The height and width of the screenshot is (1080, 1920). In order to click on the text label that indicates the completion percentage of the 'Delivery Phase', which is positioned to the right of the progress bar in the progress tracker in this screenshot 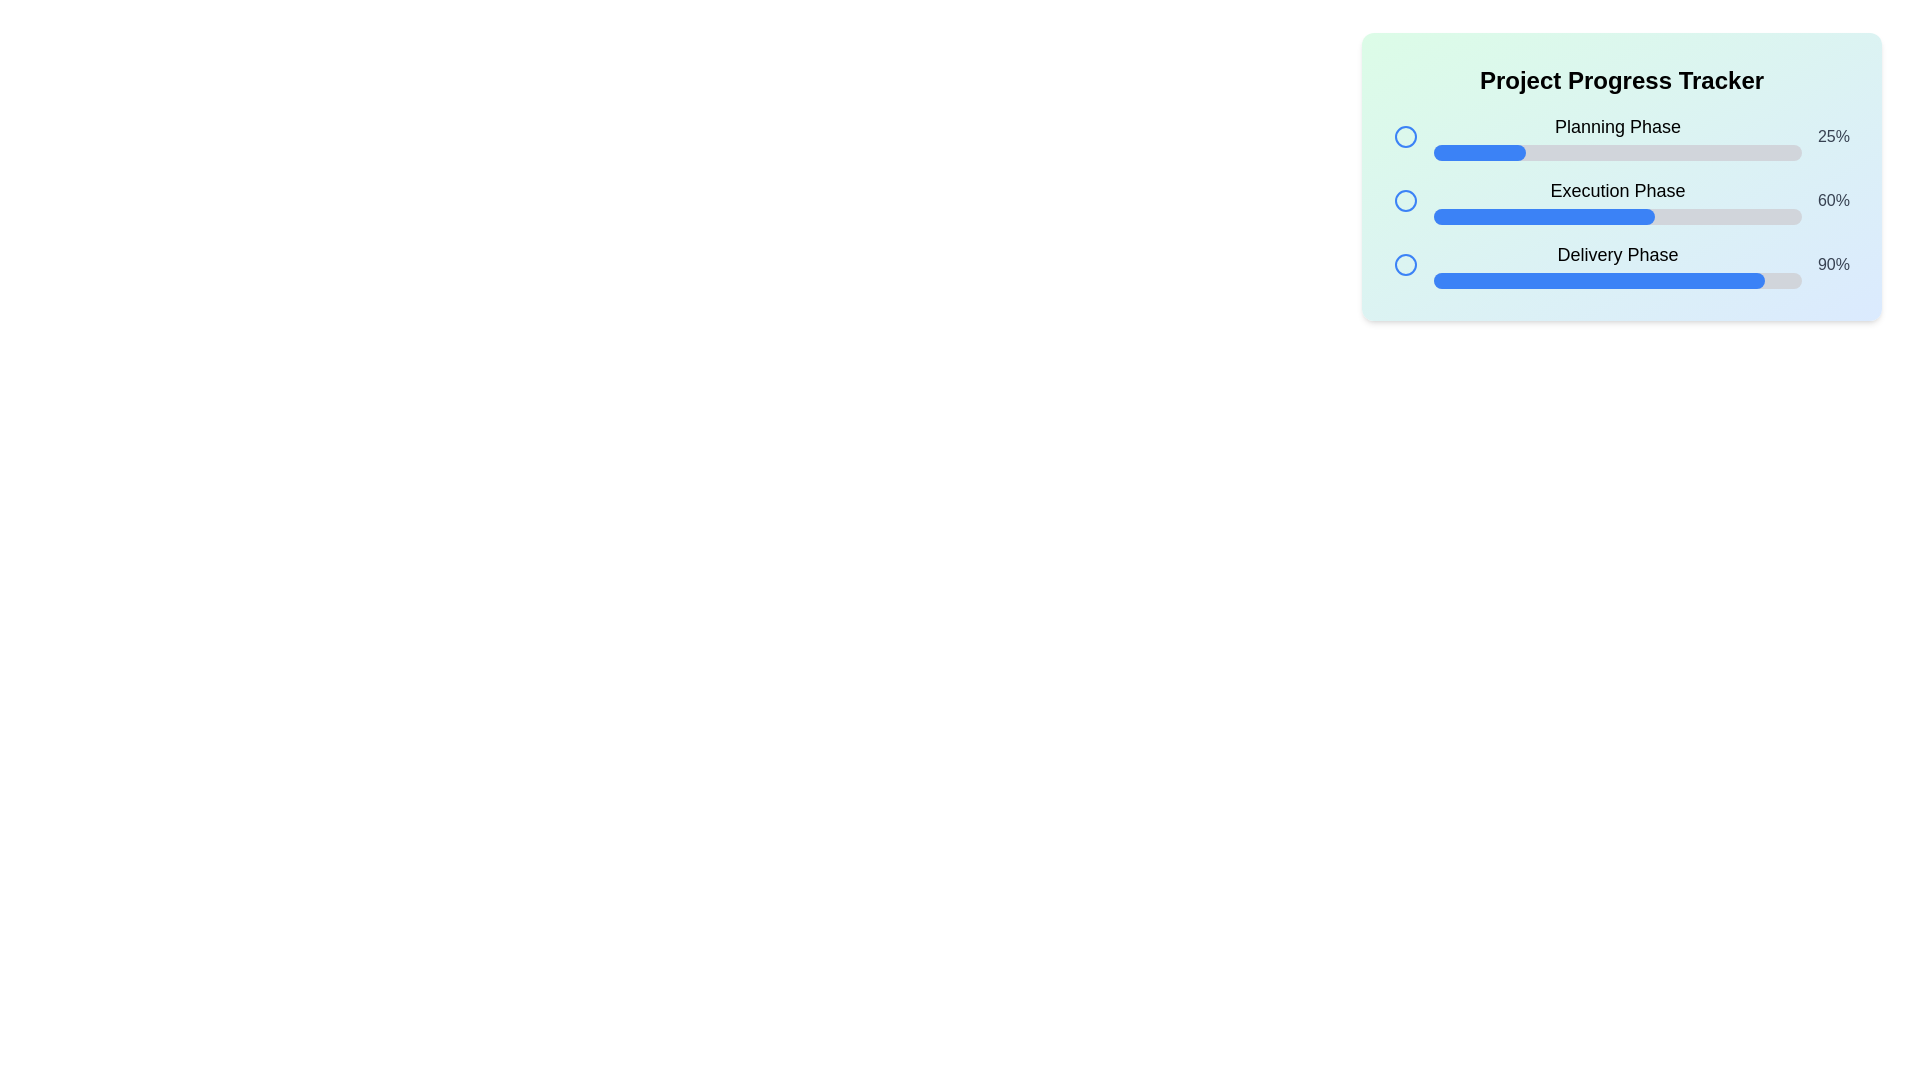, I will do `click(1833, 264)`.